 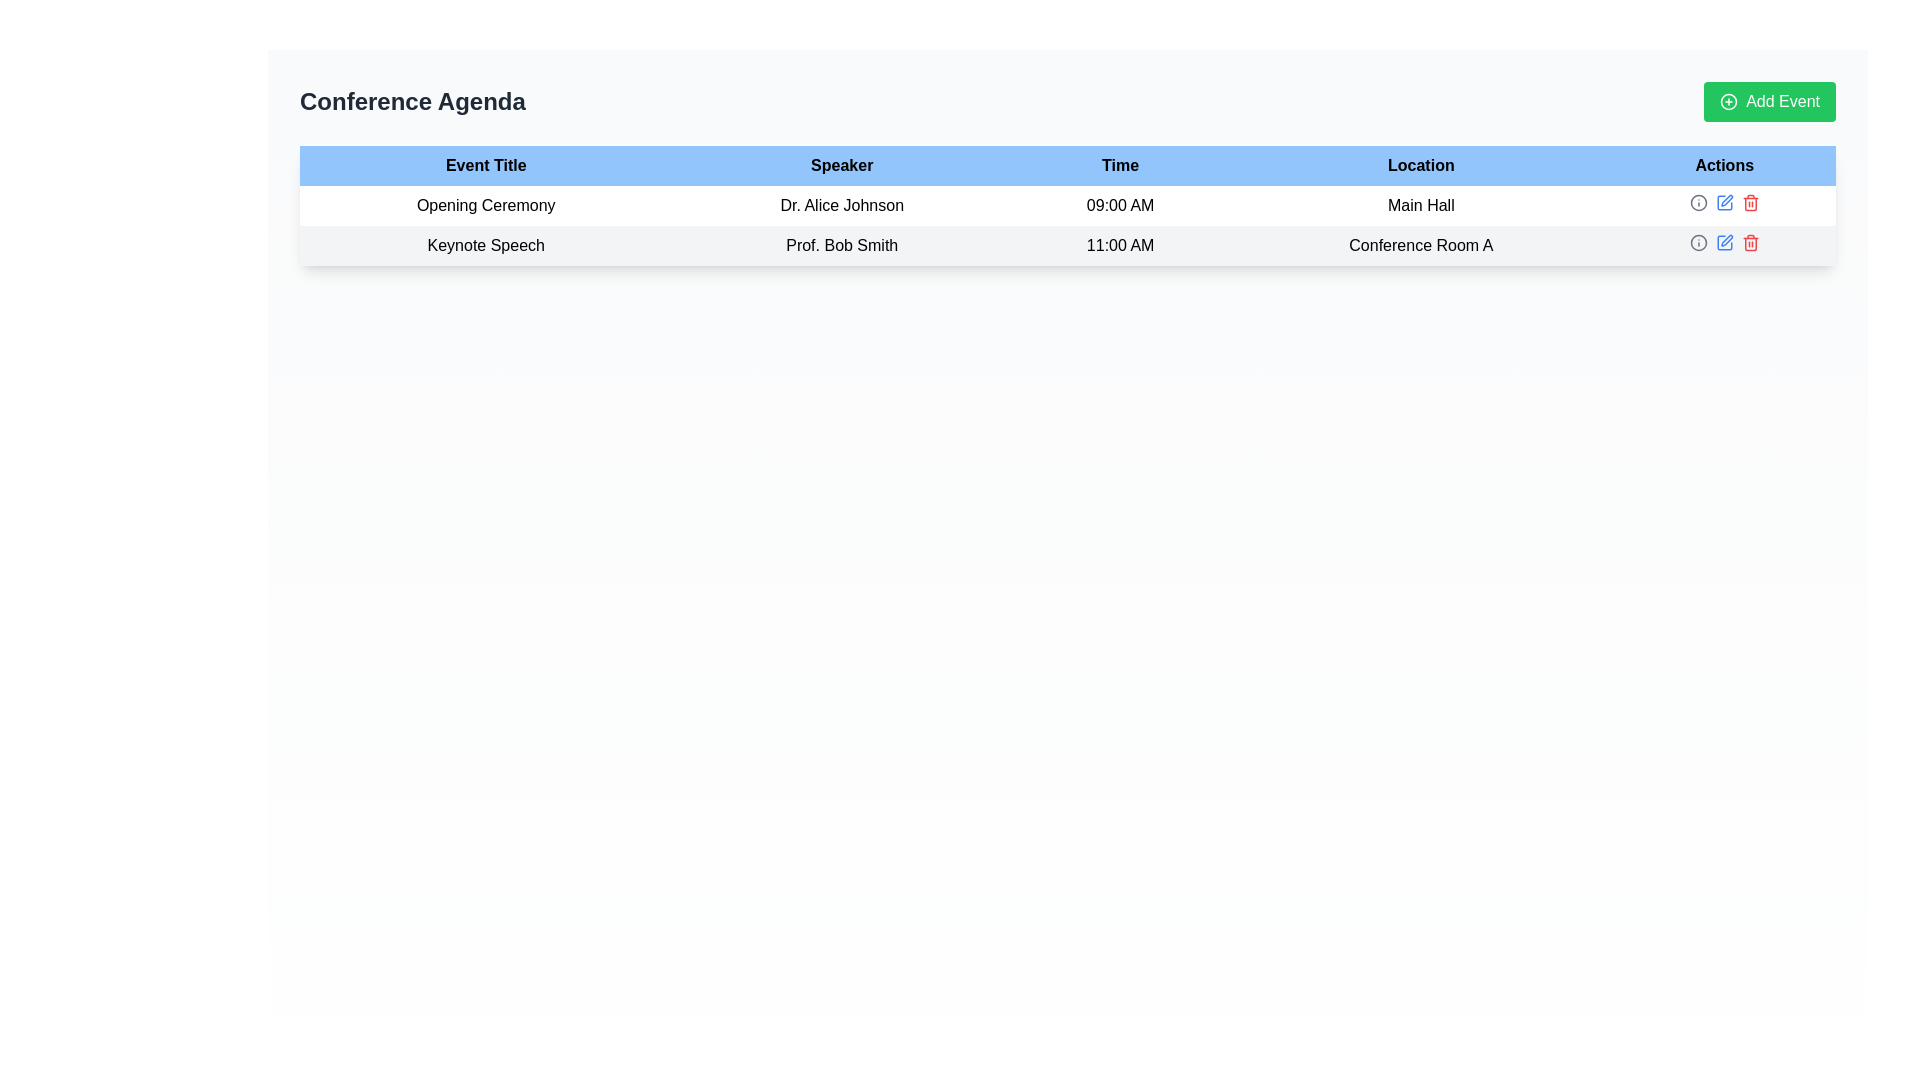 What do you see at coordinates (1120, 164) in the screenshot?
I see `the text label displaying 'Time', which is styled in black text on a blue background and positioned in the header row between 'Speaker' and 'Location'` at bounding box center [1120, 164].